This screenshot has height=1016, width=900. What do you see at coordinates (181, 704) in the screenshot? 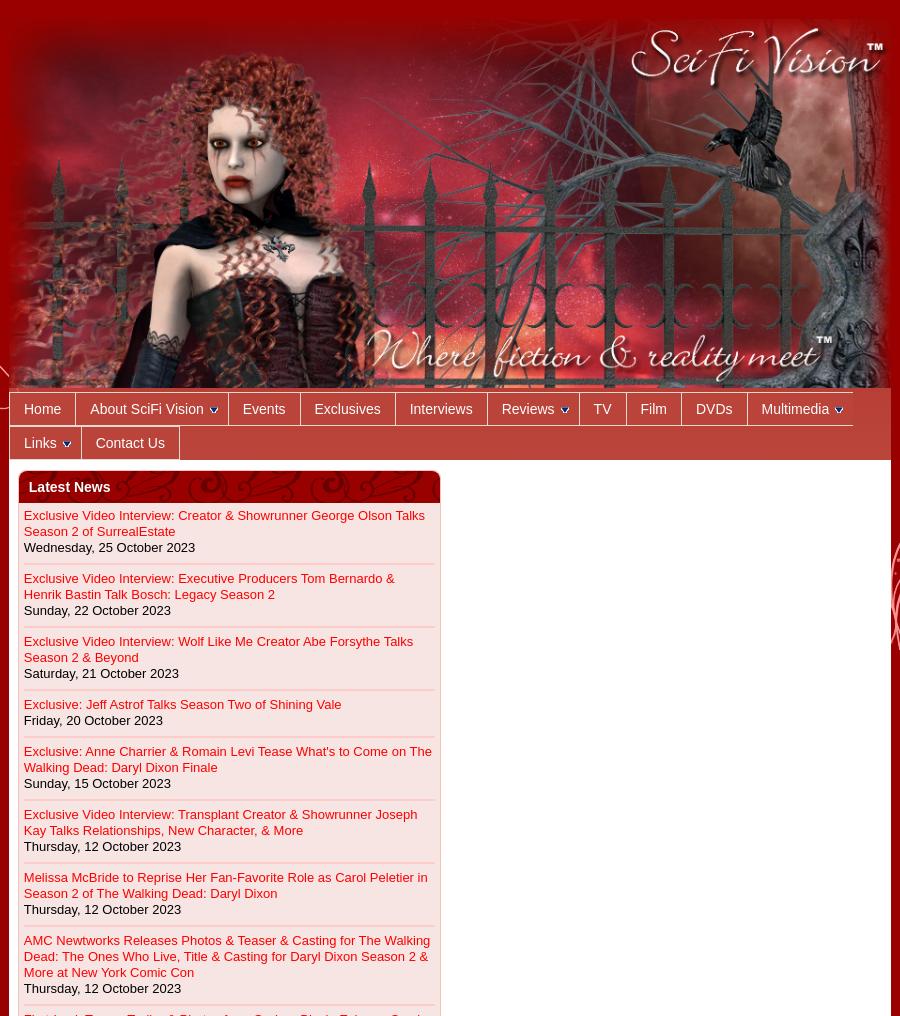
I see `'Exclusive: Jeff Astrof Talks Season Two of Shining Vale'` at bounding box center [181, 704].